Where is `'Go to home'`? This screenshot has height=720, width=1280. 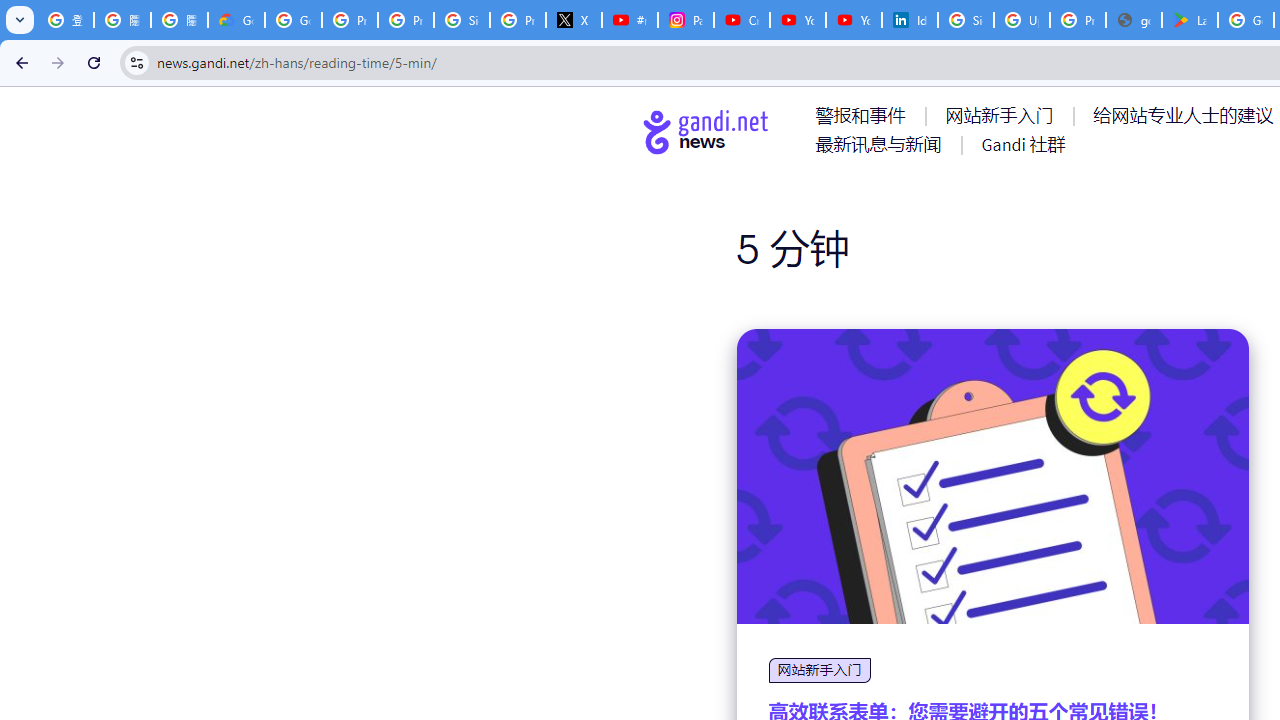
'Go to home' is located at coordinates (706, 131).